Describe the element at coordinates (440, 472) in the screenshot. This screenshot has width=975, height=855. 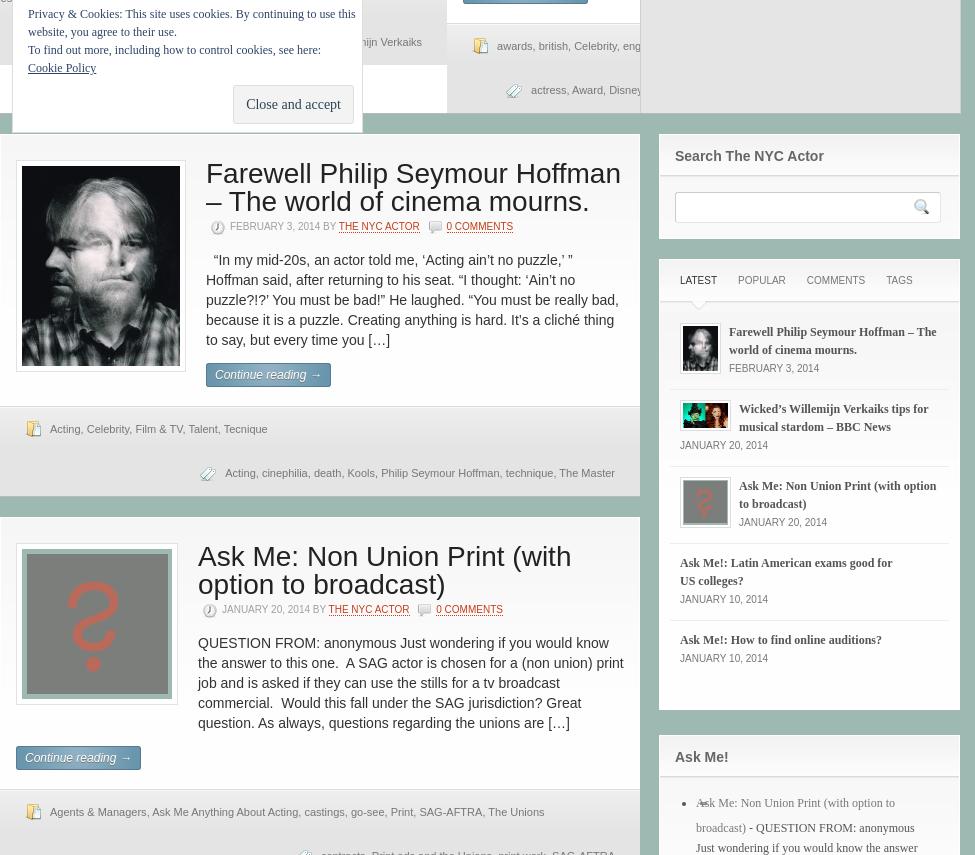
I see `'Philip Seymour Hoffman'` at that location.